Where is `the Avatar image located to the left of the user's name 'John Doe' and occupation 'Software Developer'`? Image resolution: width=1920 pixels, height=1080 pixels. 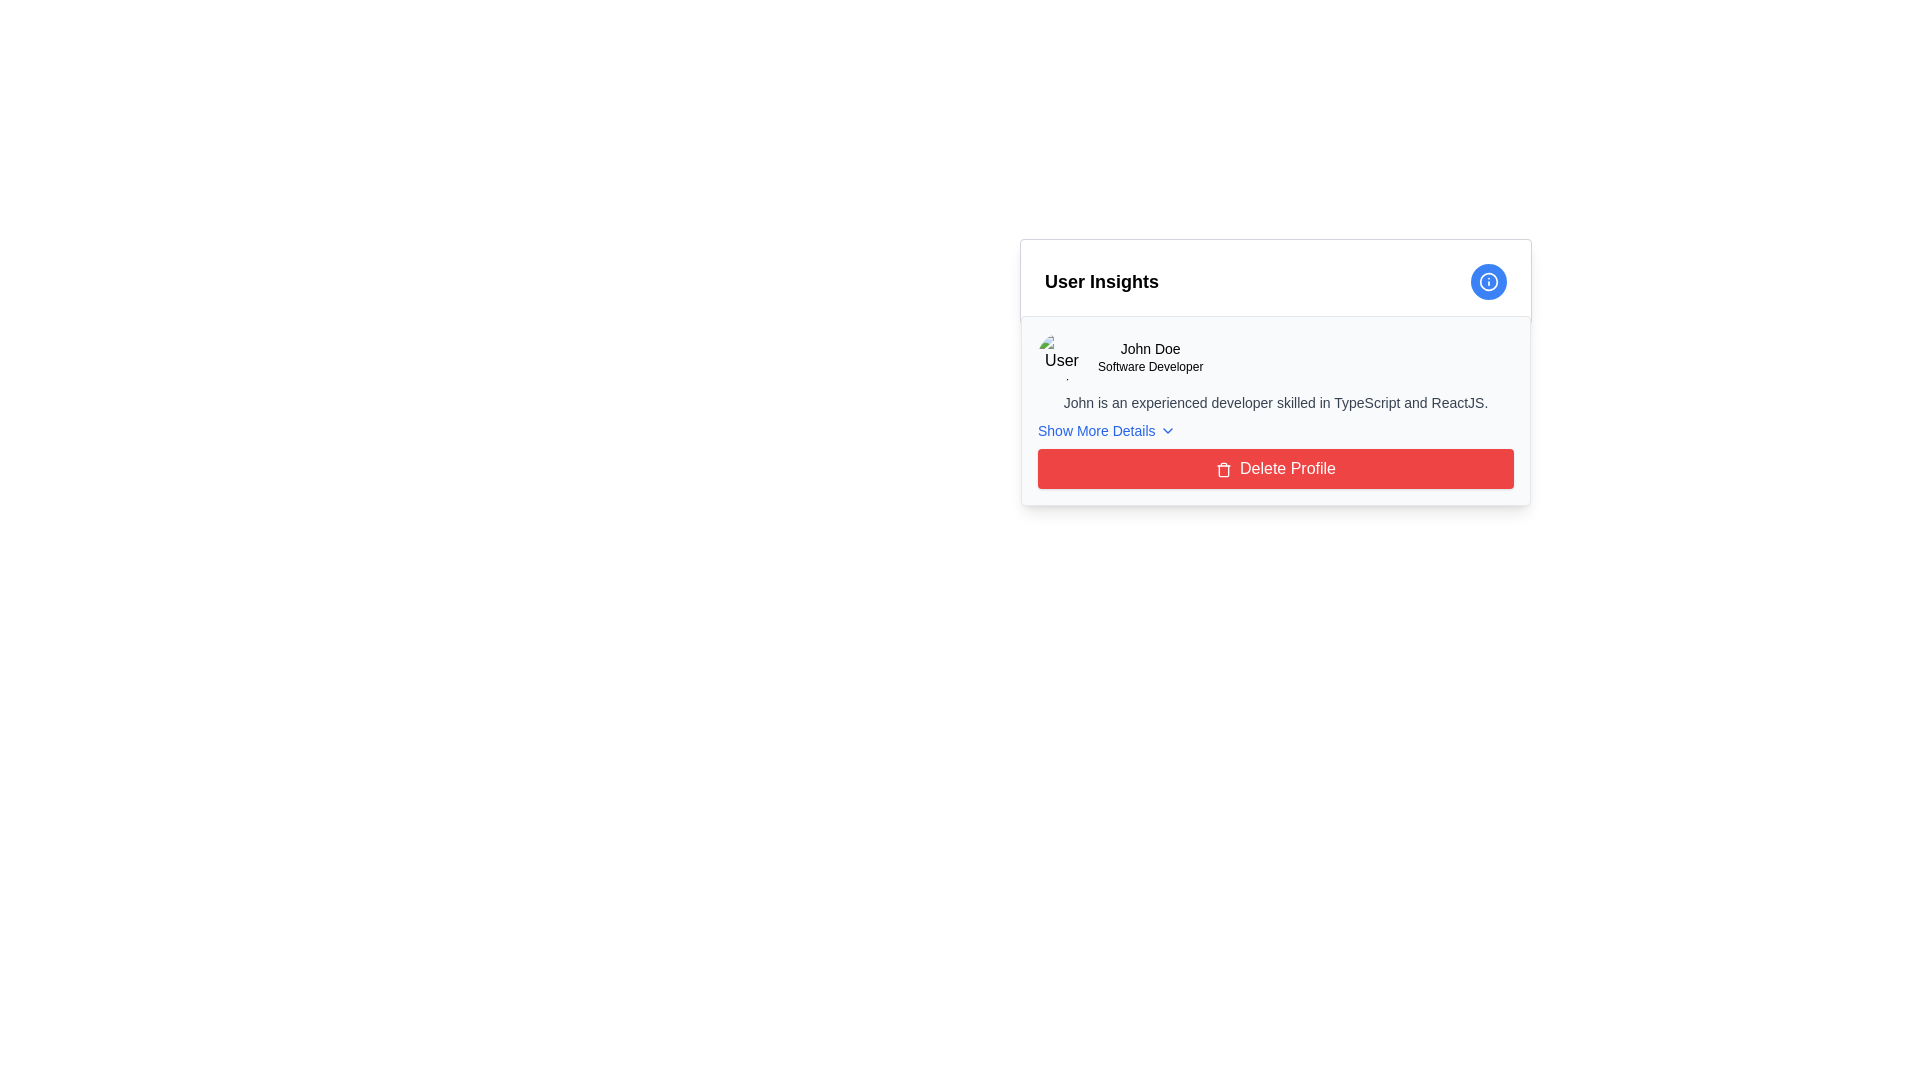 the Avatar image located to the left of the user's name 'John Doe' and occupation 'Software Developer' is located at coordinates (1060, 356).